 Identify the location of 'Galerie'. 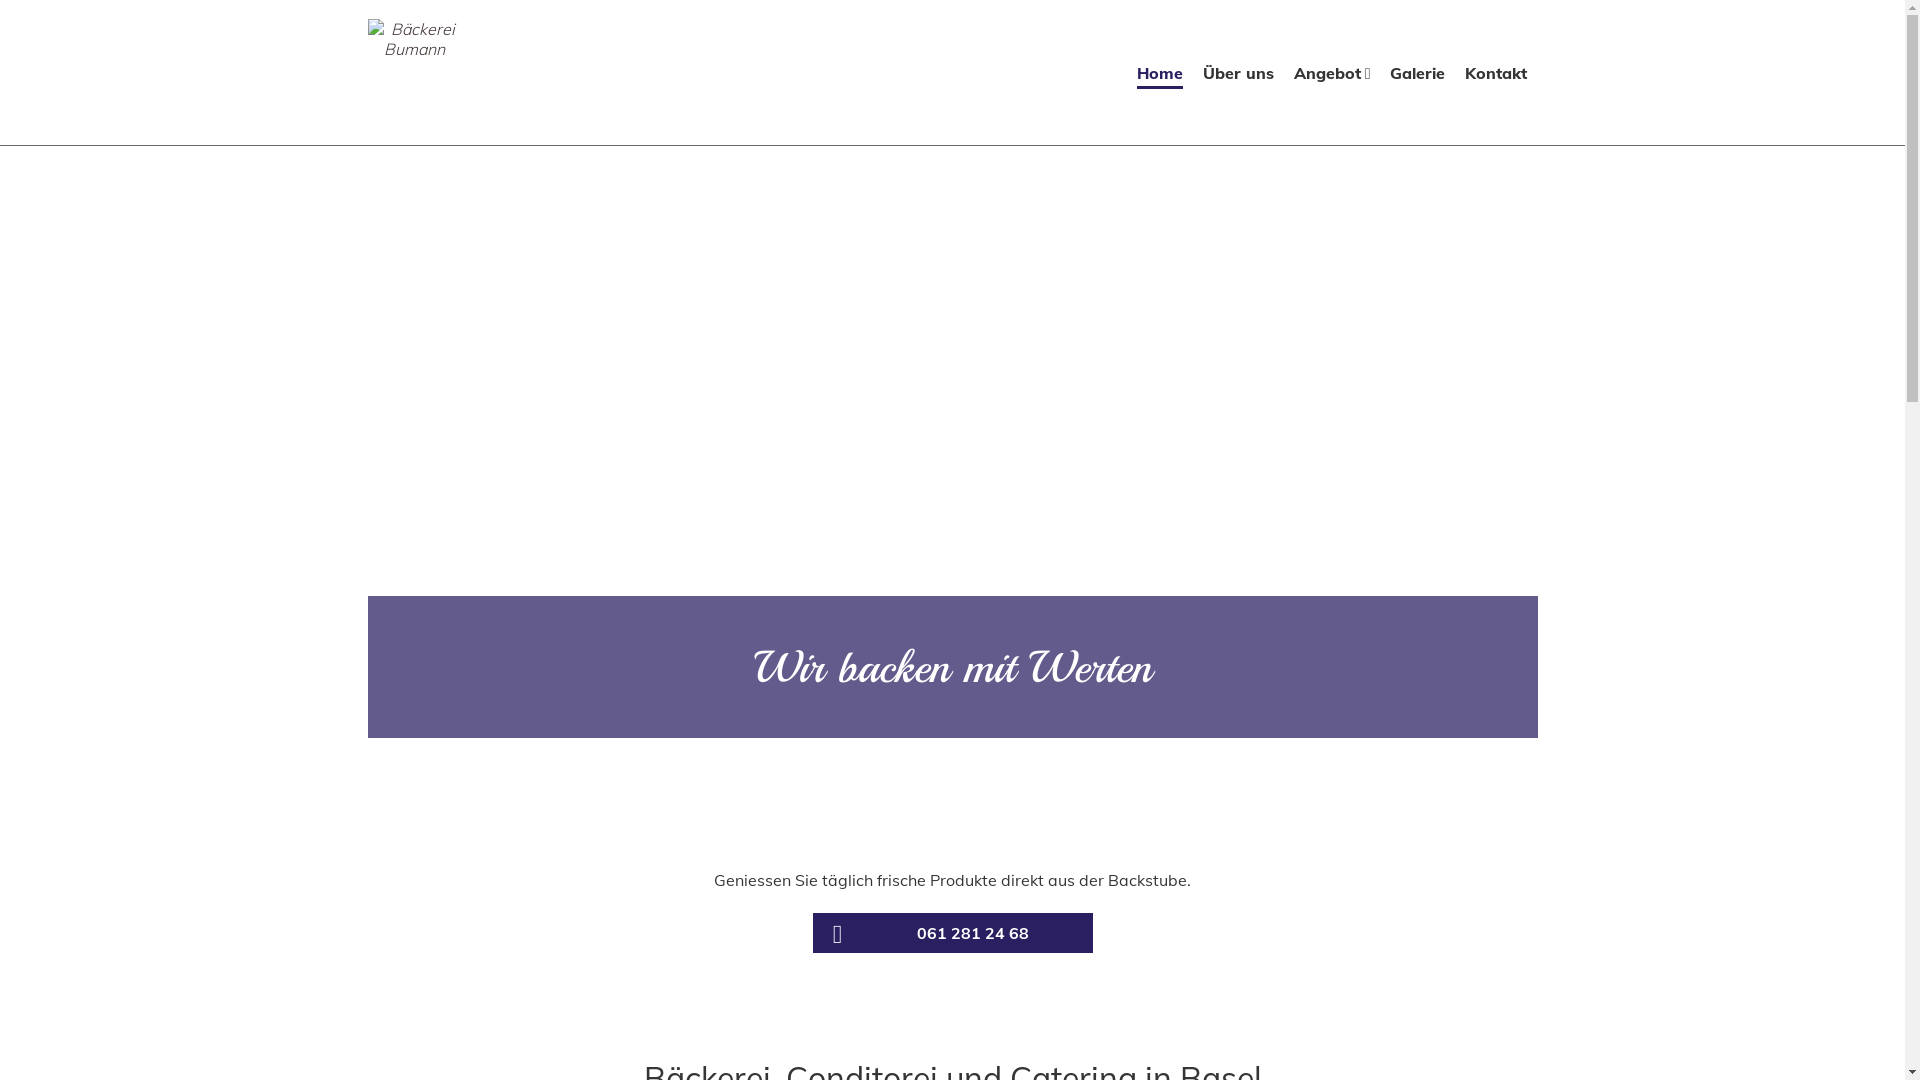
(1416, 75).